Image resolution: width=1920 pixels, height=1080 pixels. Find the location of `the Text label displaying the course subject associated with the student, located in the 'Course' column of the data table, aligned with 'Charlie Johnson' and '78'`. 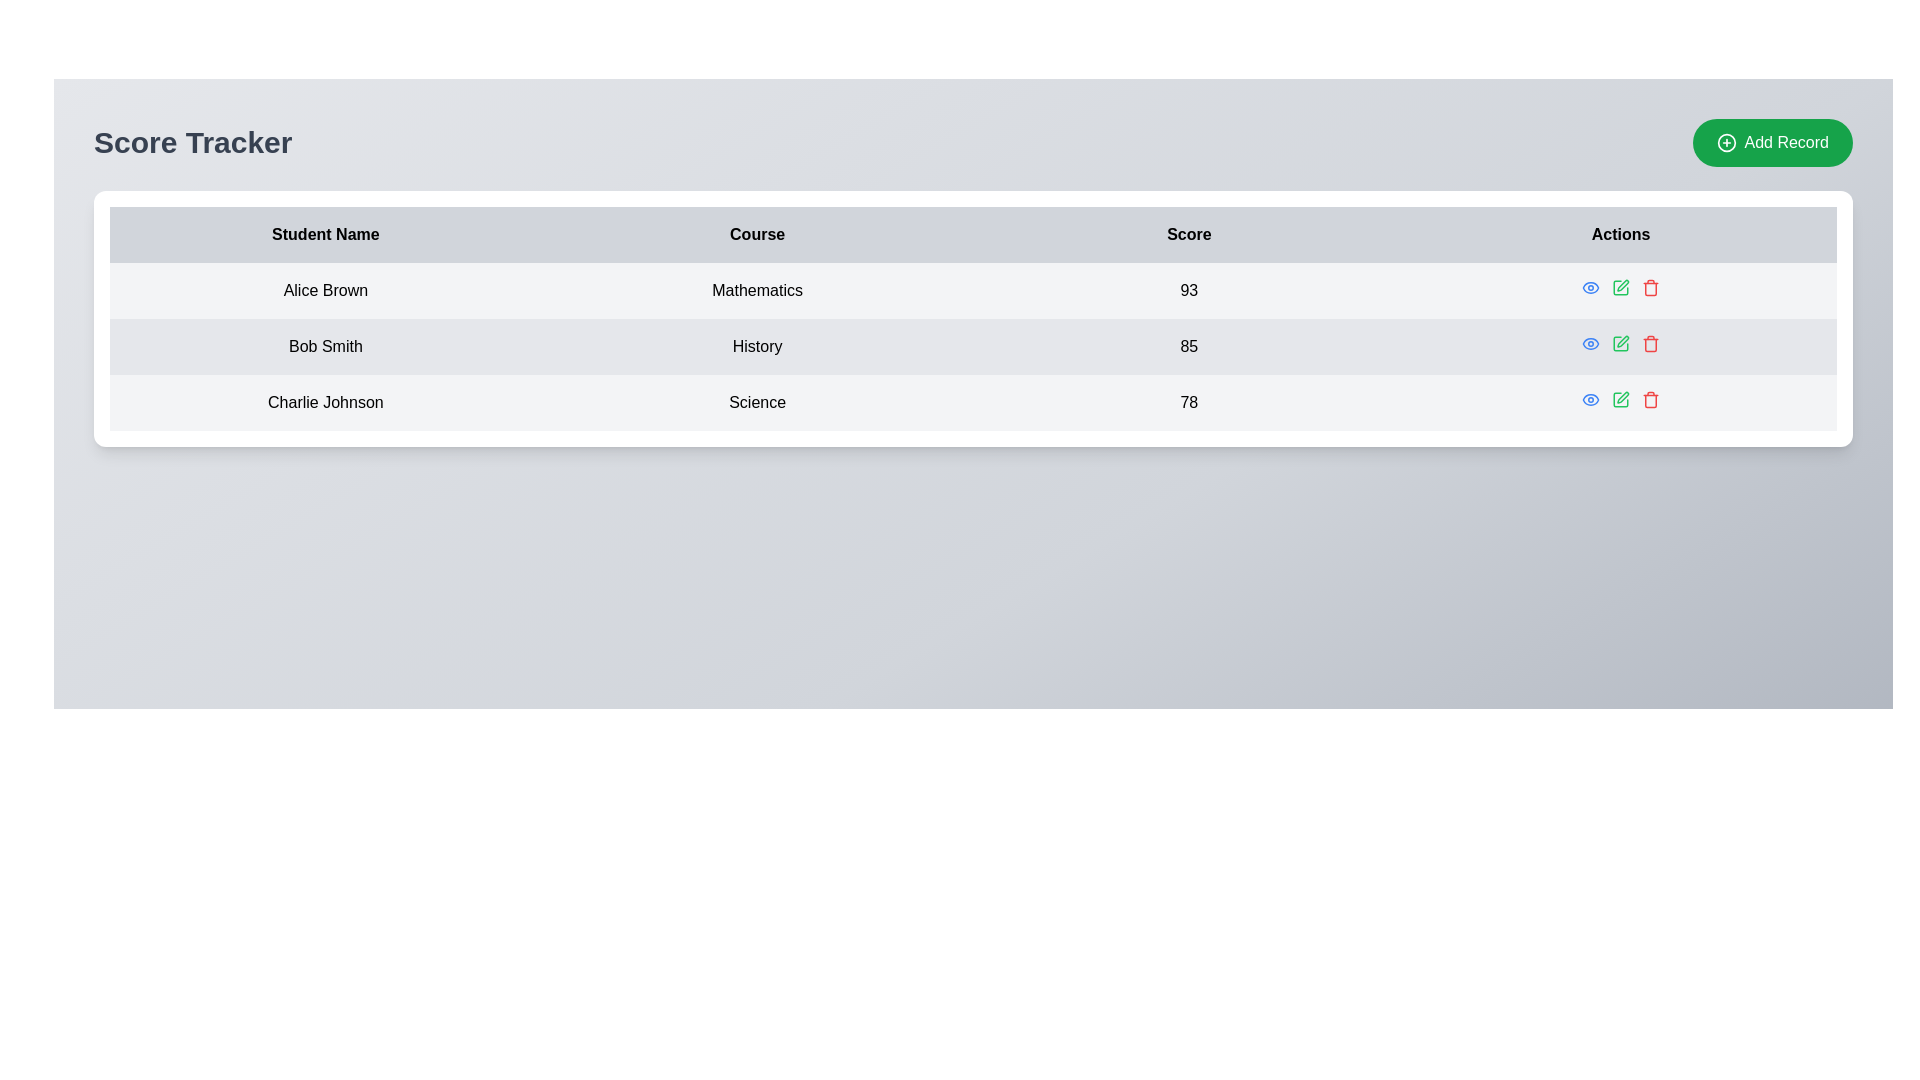

the Text label displaying the course subject associated with the student, located in the 'Course' column of the data table, aligned with 'Charlie Johnson' and '78' is located at coordinates (756, 402).